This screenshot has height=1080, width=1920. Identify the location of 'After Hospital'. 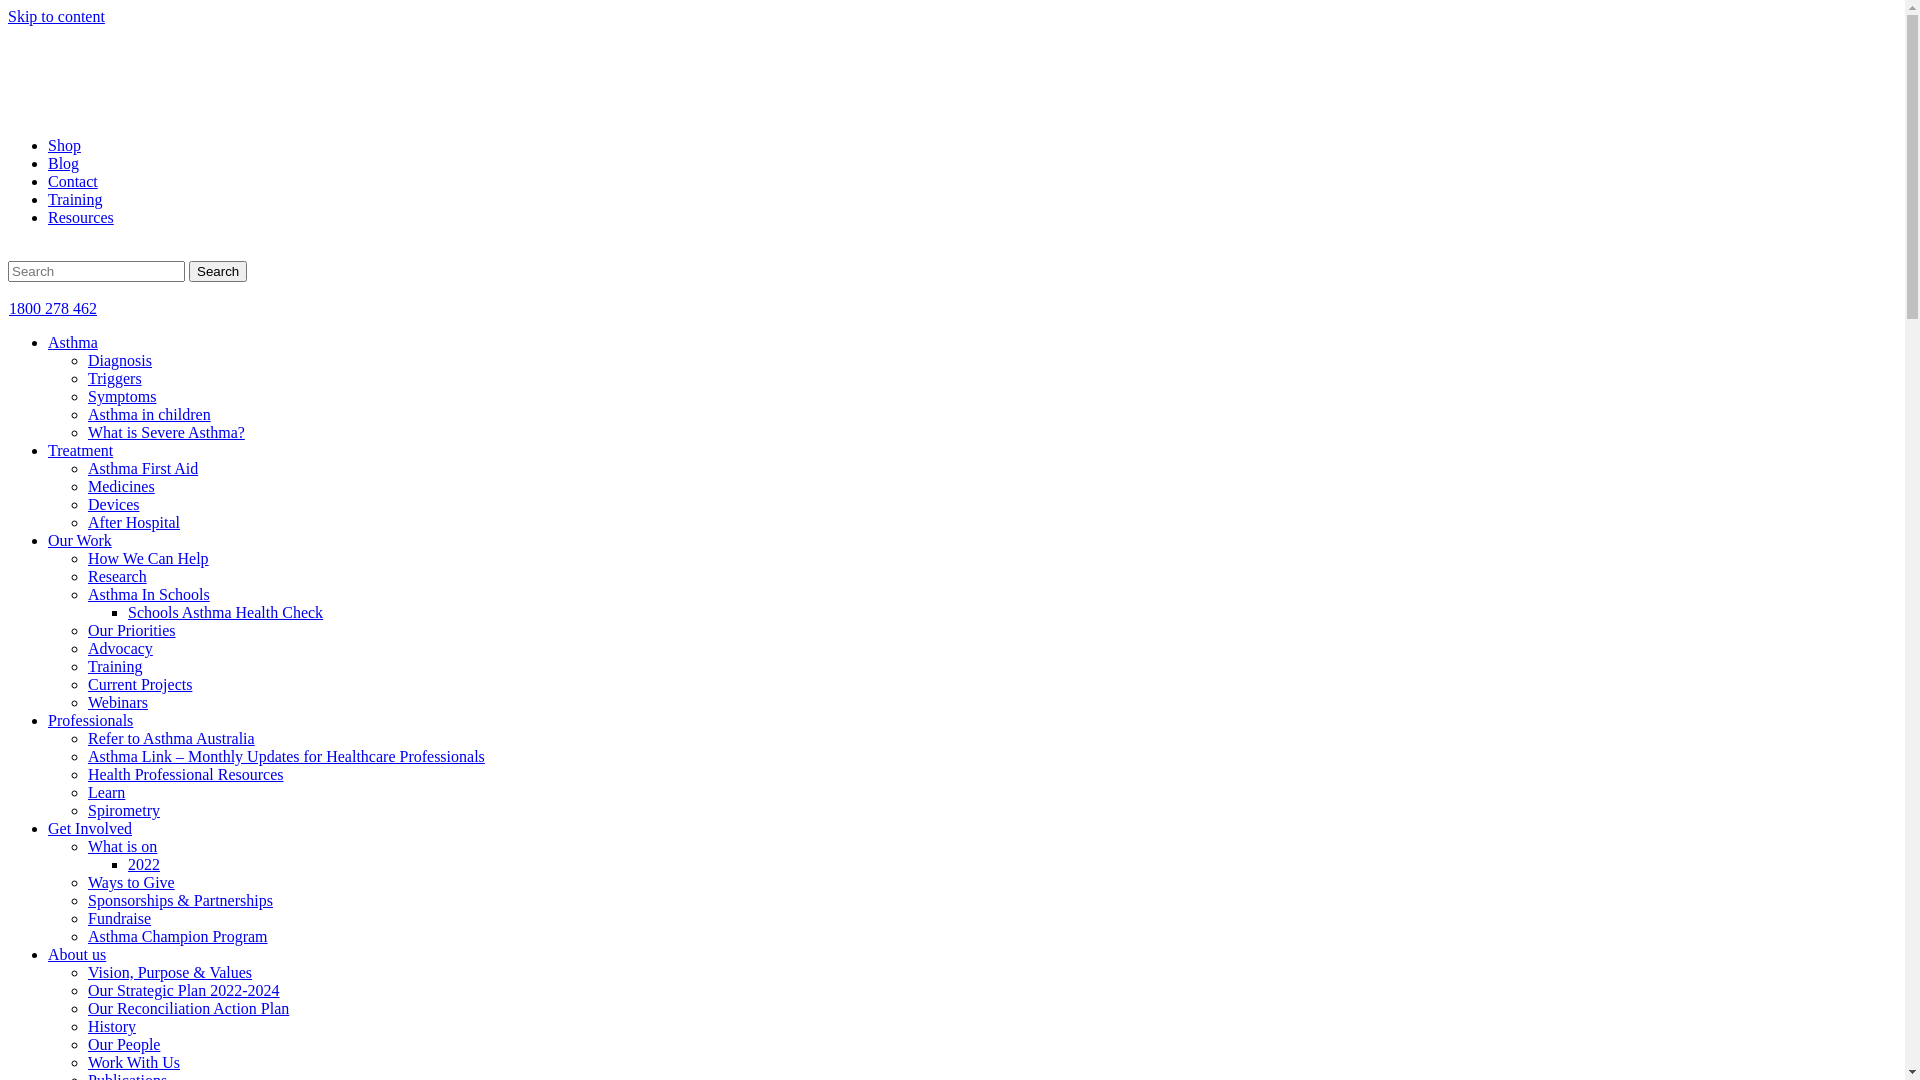
(133, 521).